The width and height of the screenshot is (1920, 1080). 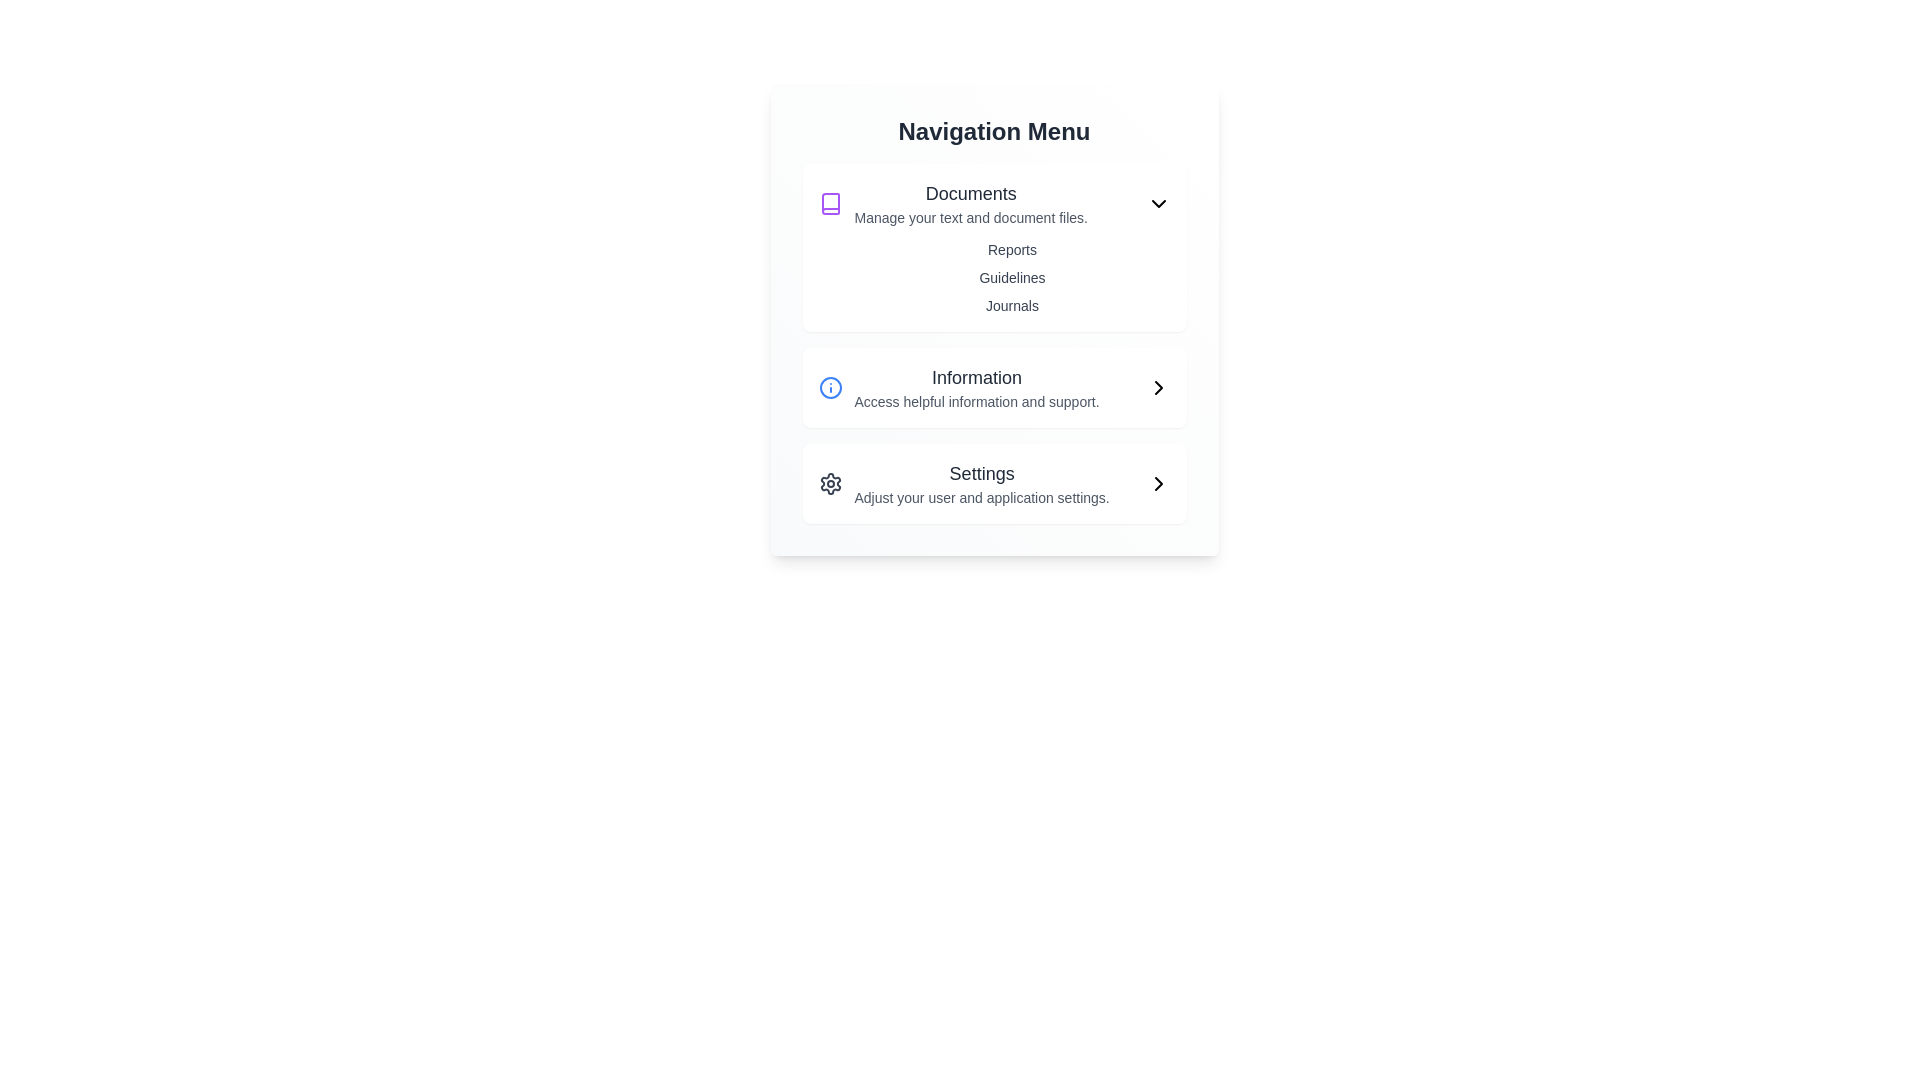 I want to click on the 'Settings' row element in the navigation menu, so click(x=994, y=483).